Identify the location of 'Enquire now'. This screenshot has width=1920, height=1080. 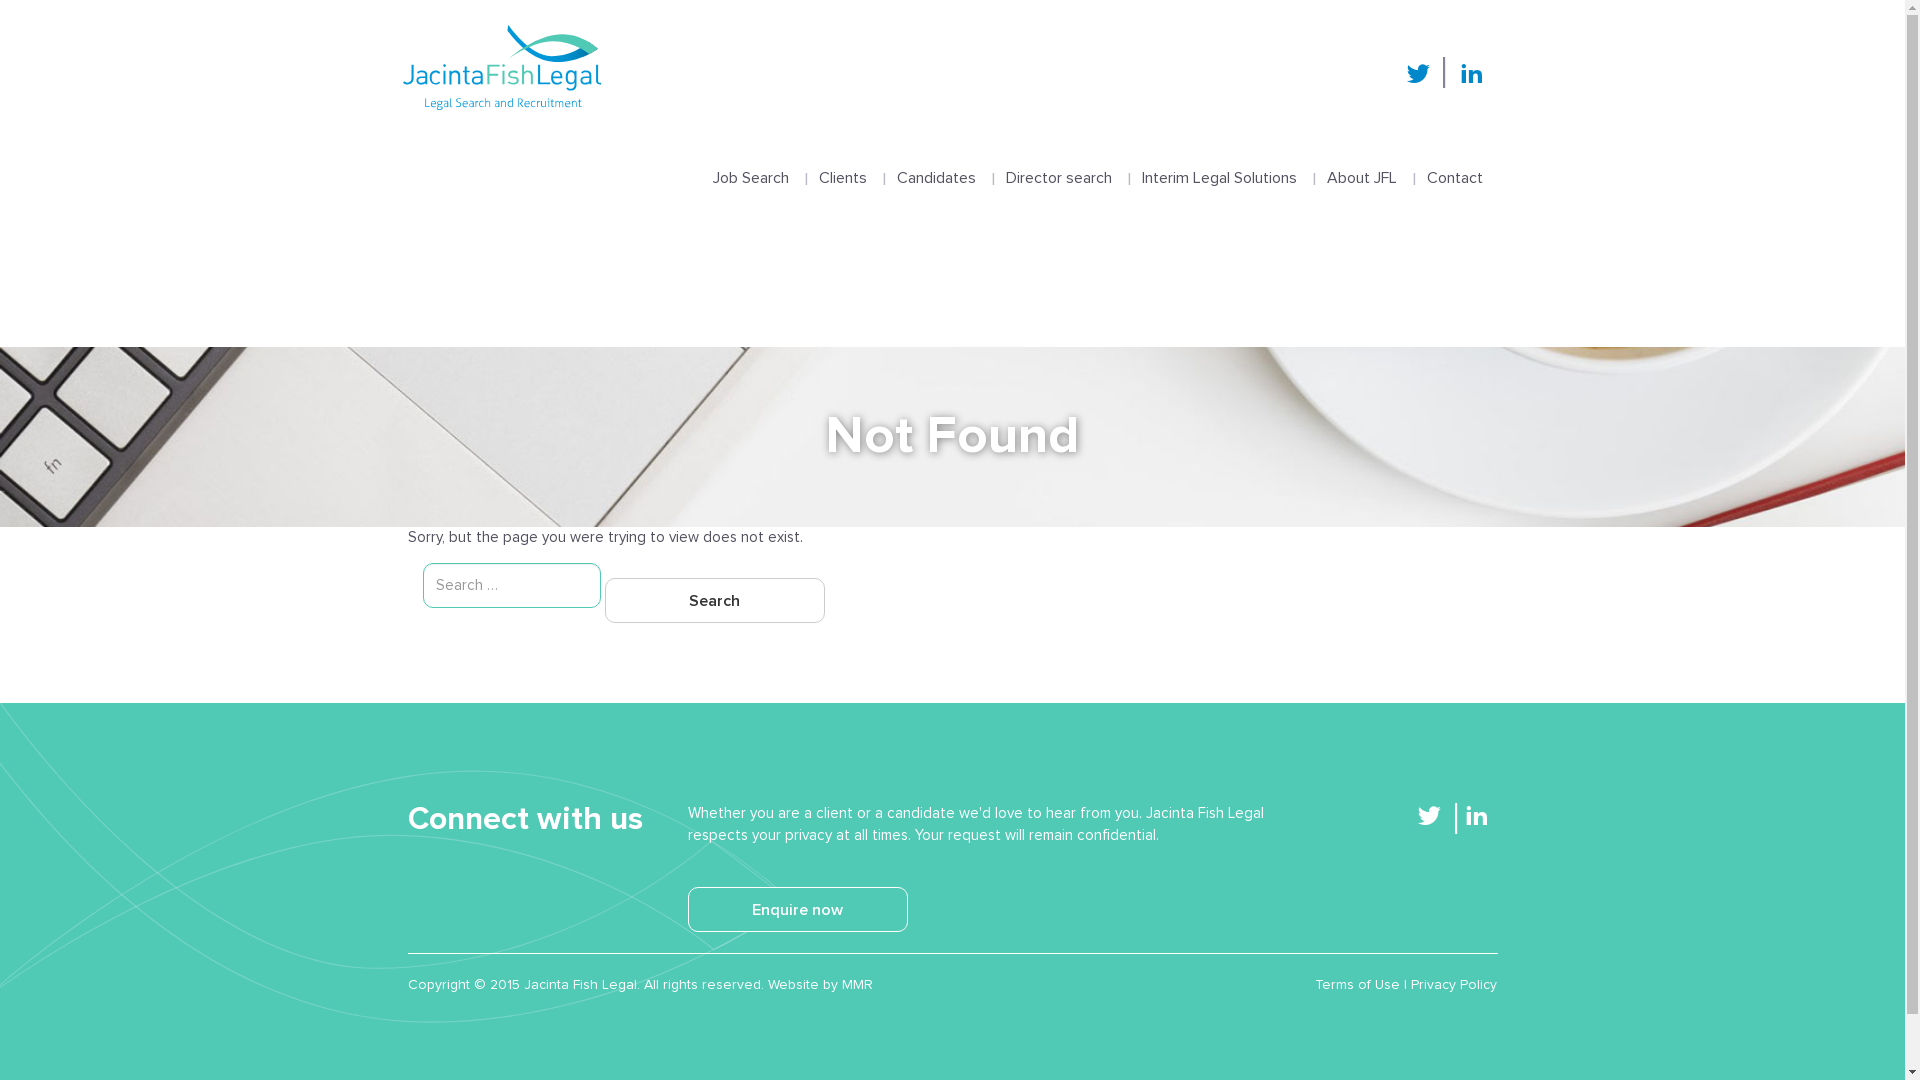
(796, 909).